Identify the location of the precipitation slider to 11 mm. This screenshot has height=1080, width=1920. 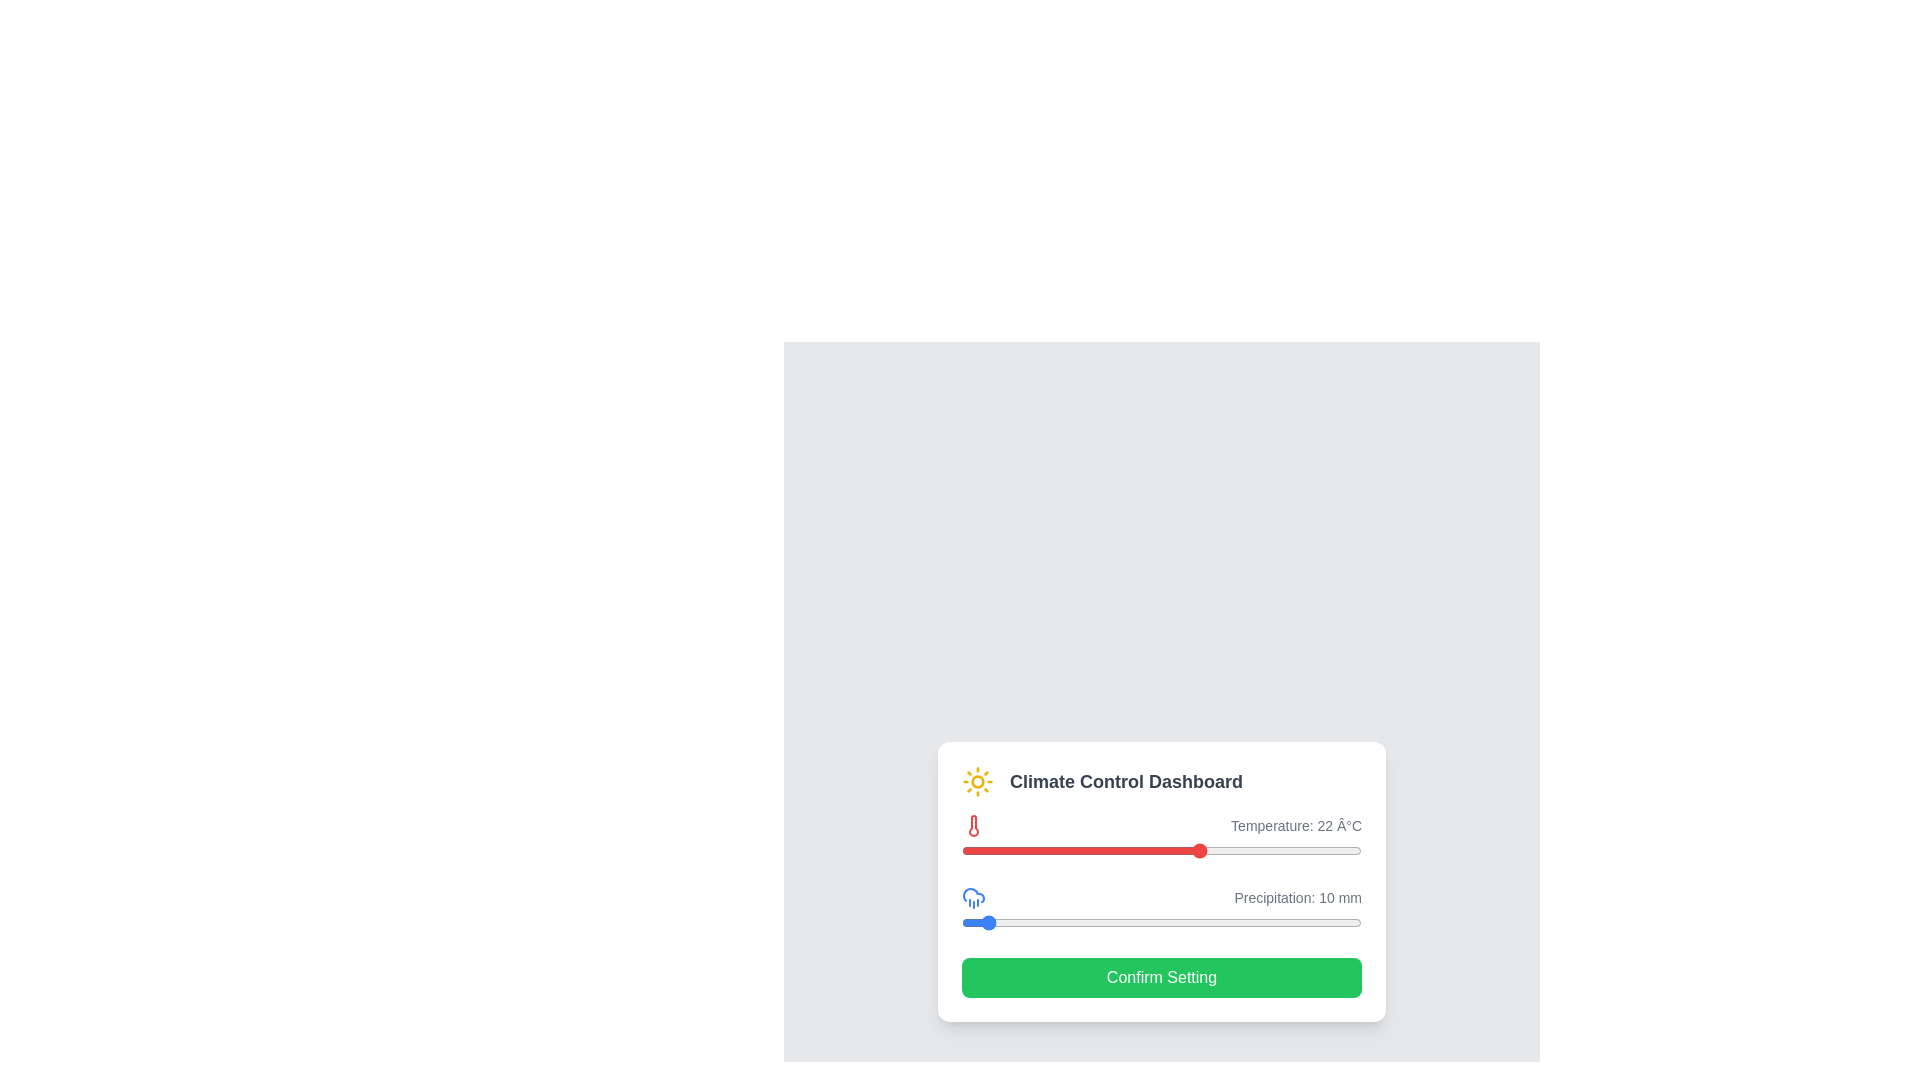
(983, 922).